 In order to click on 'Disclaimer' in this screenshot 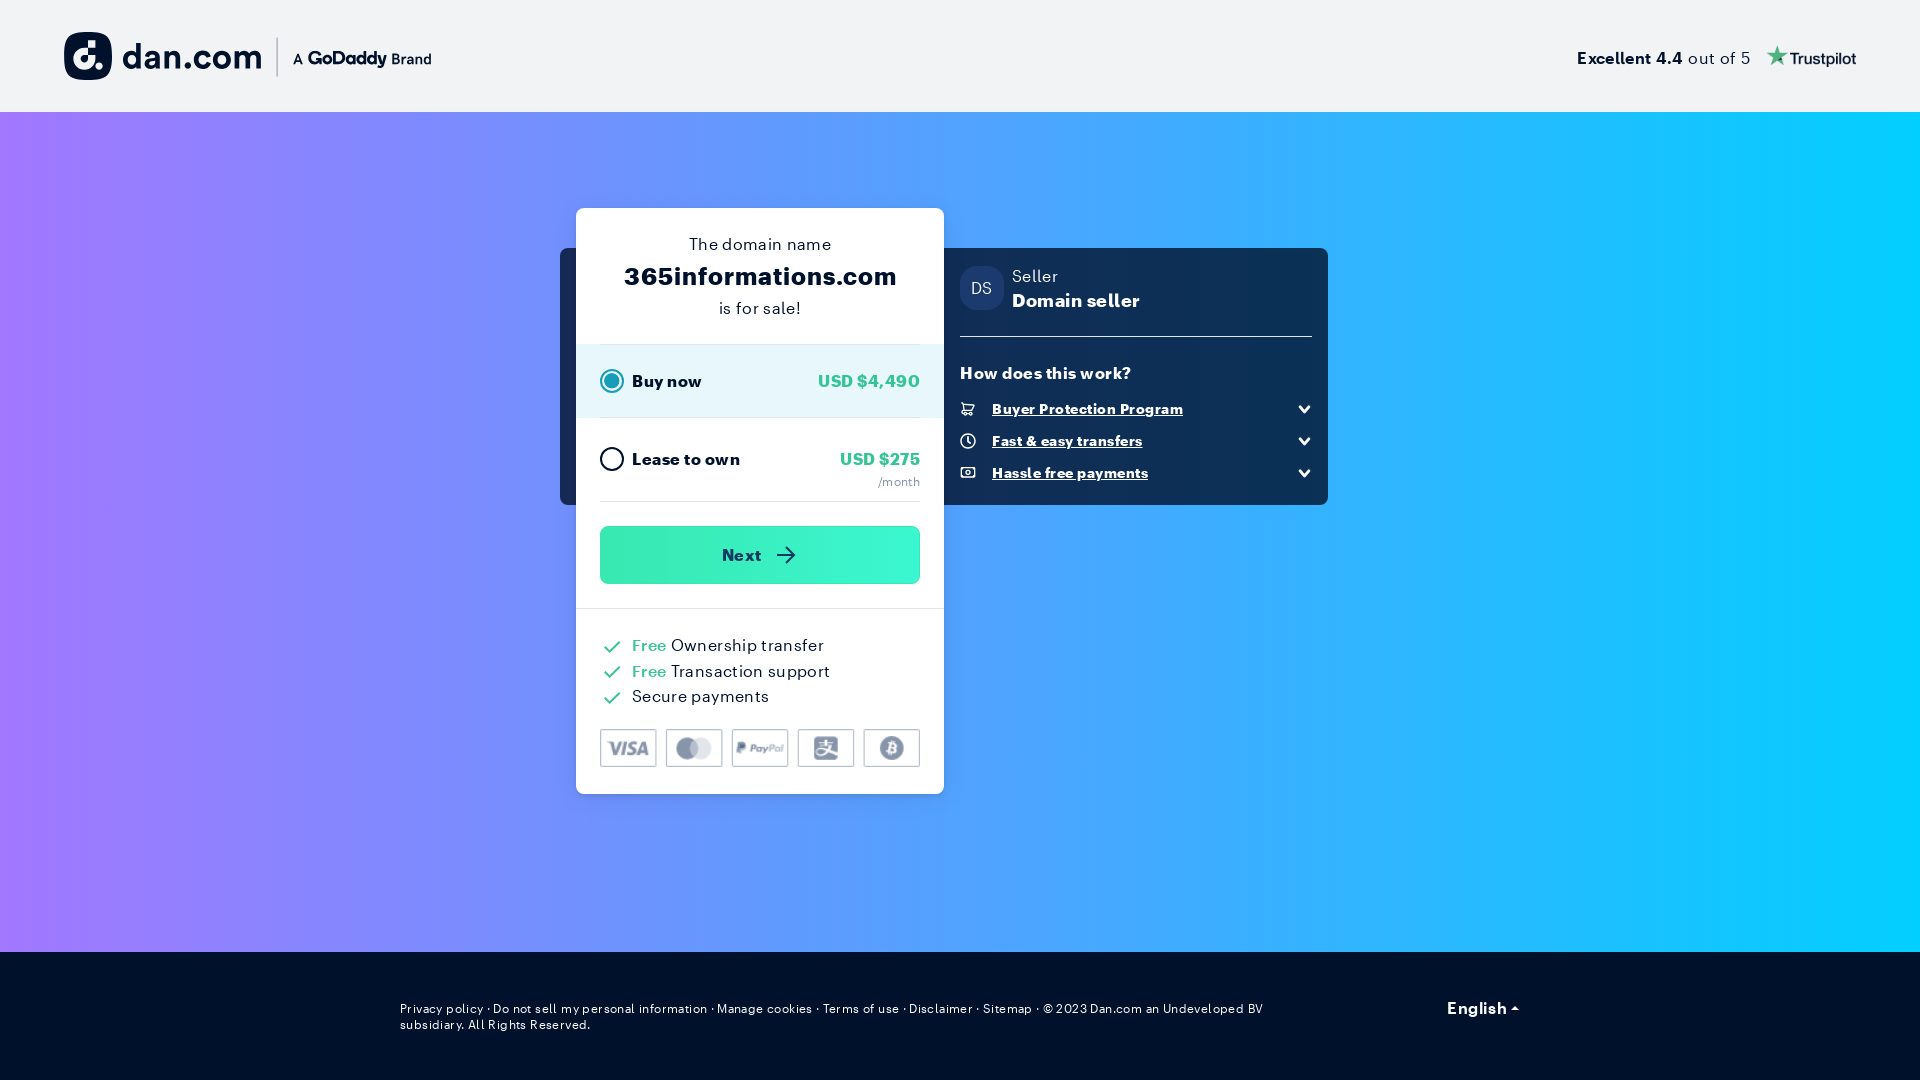, I will do `click(939, 1007)`.